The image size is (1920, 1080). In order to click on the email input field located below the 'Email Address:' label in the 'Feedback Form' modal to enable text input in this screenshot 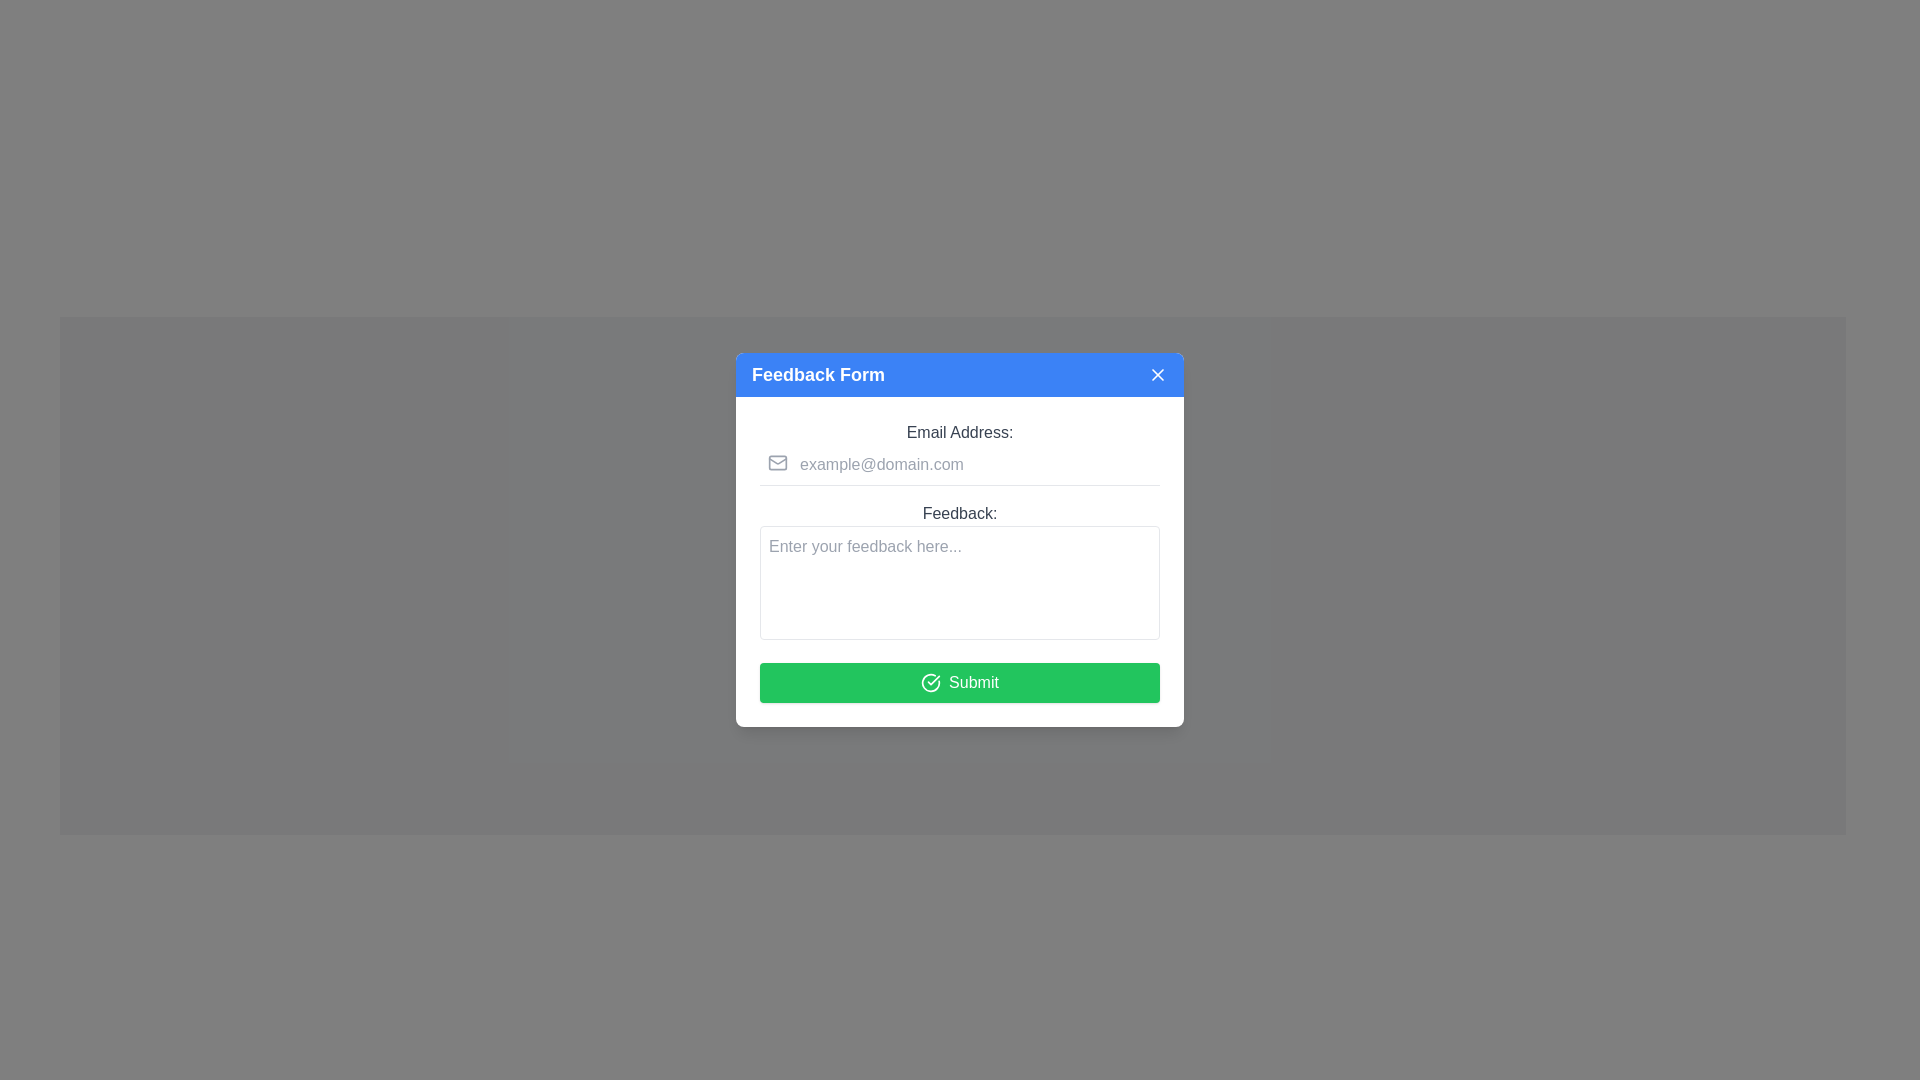, I will do `click(960, 465)`.